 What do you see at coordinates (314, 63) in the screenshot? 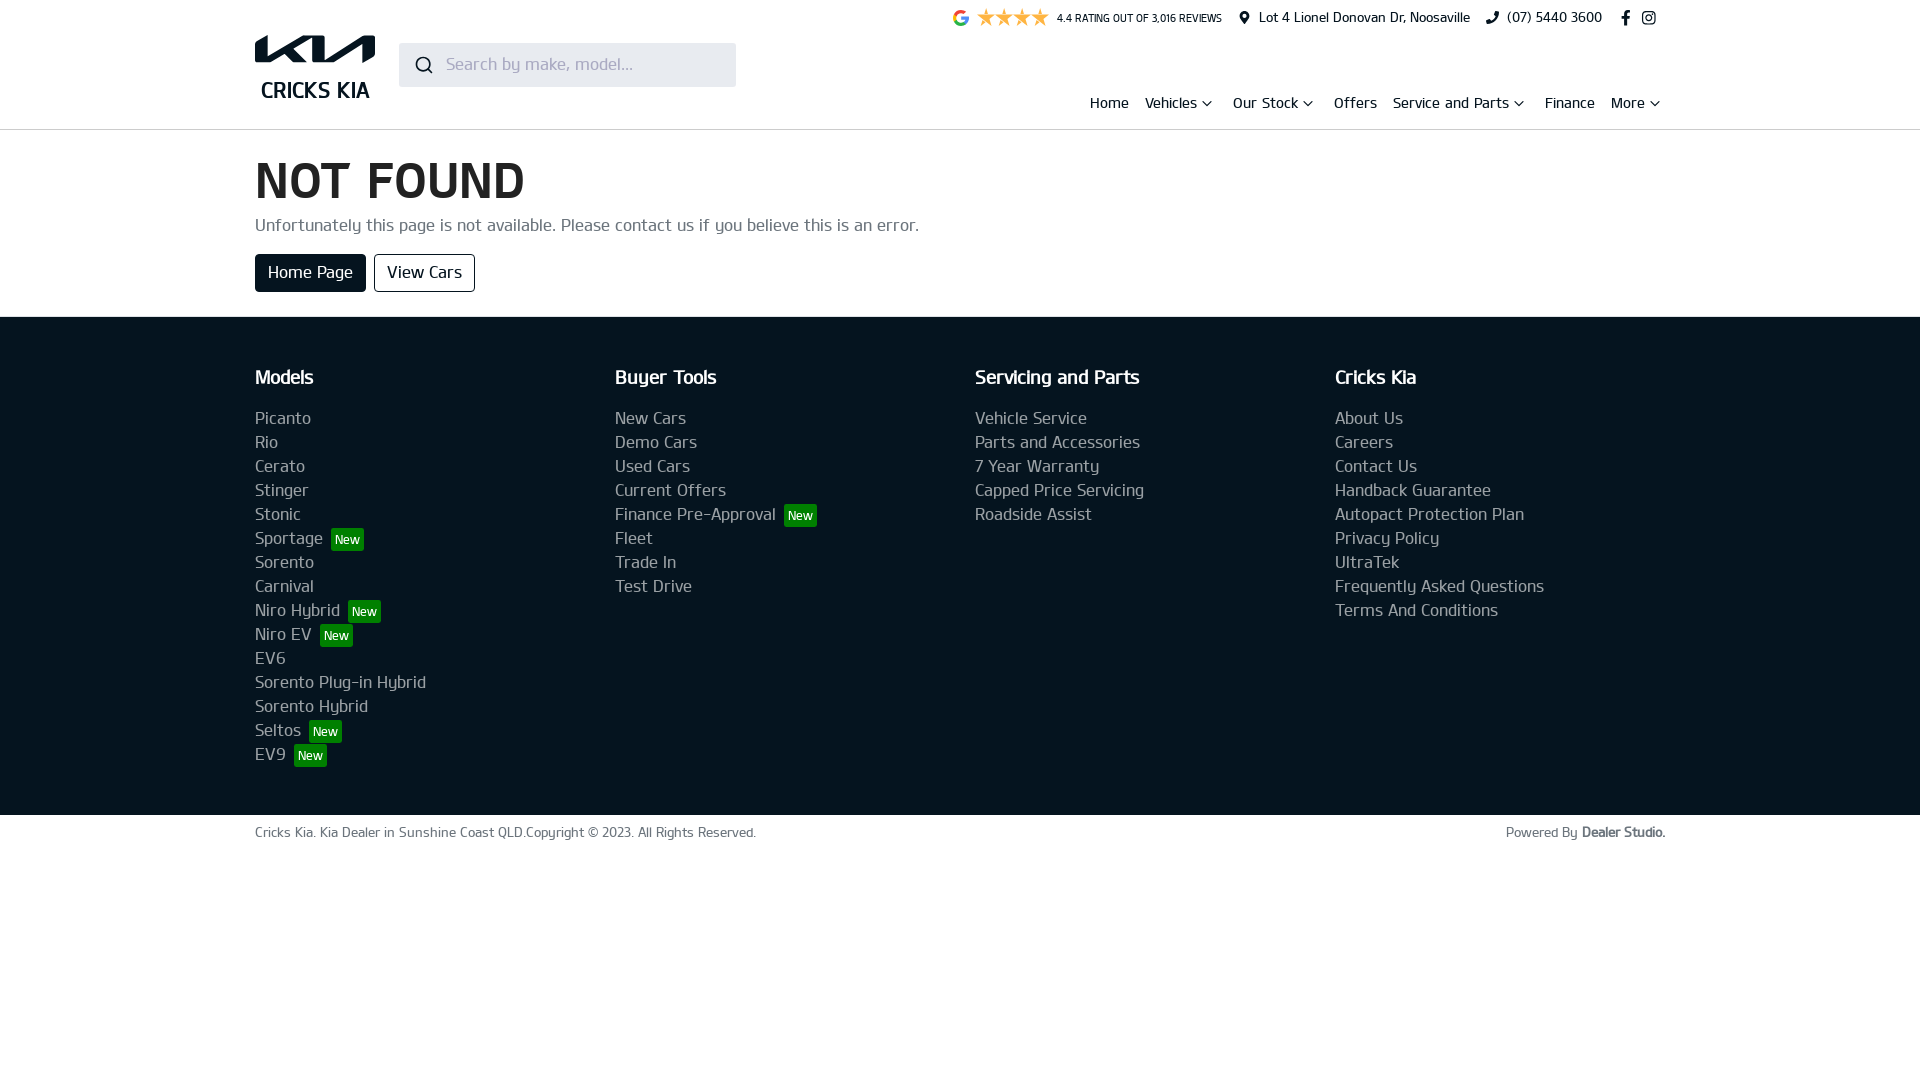
I see `'CRICKS KIA'` at bounding box center [314, 63].